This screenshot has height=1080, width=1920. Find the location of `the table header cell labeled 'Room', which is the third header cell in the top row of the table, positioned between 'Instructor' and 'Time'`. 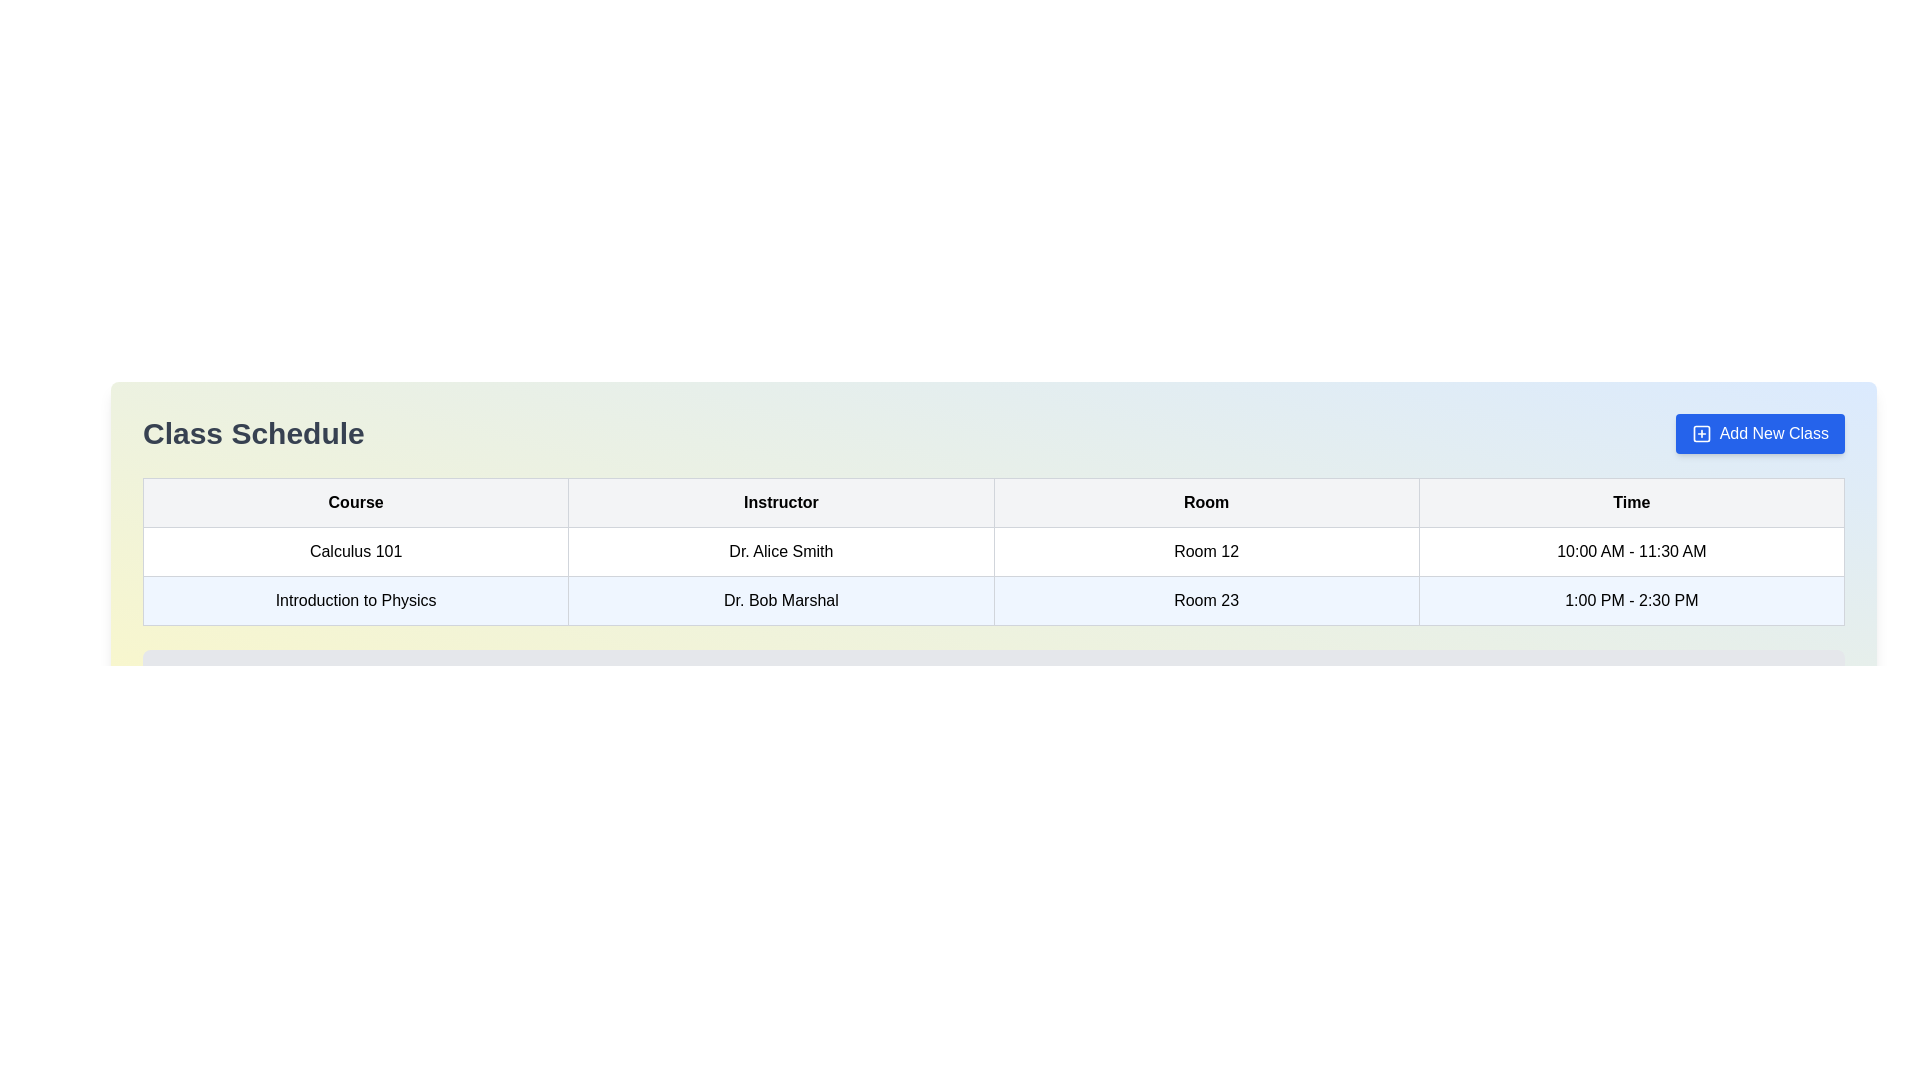

the table header cell labeled 'Room', which is the third header cell in the top row of the table, positioned between 'Instructor' and 'Time' is located at coordinates (1205, 501).